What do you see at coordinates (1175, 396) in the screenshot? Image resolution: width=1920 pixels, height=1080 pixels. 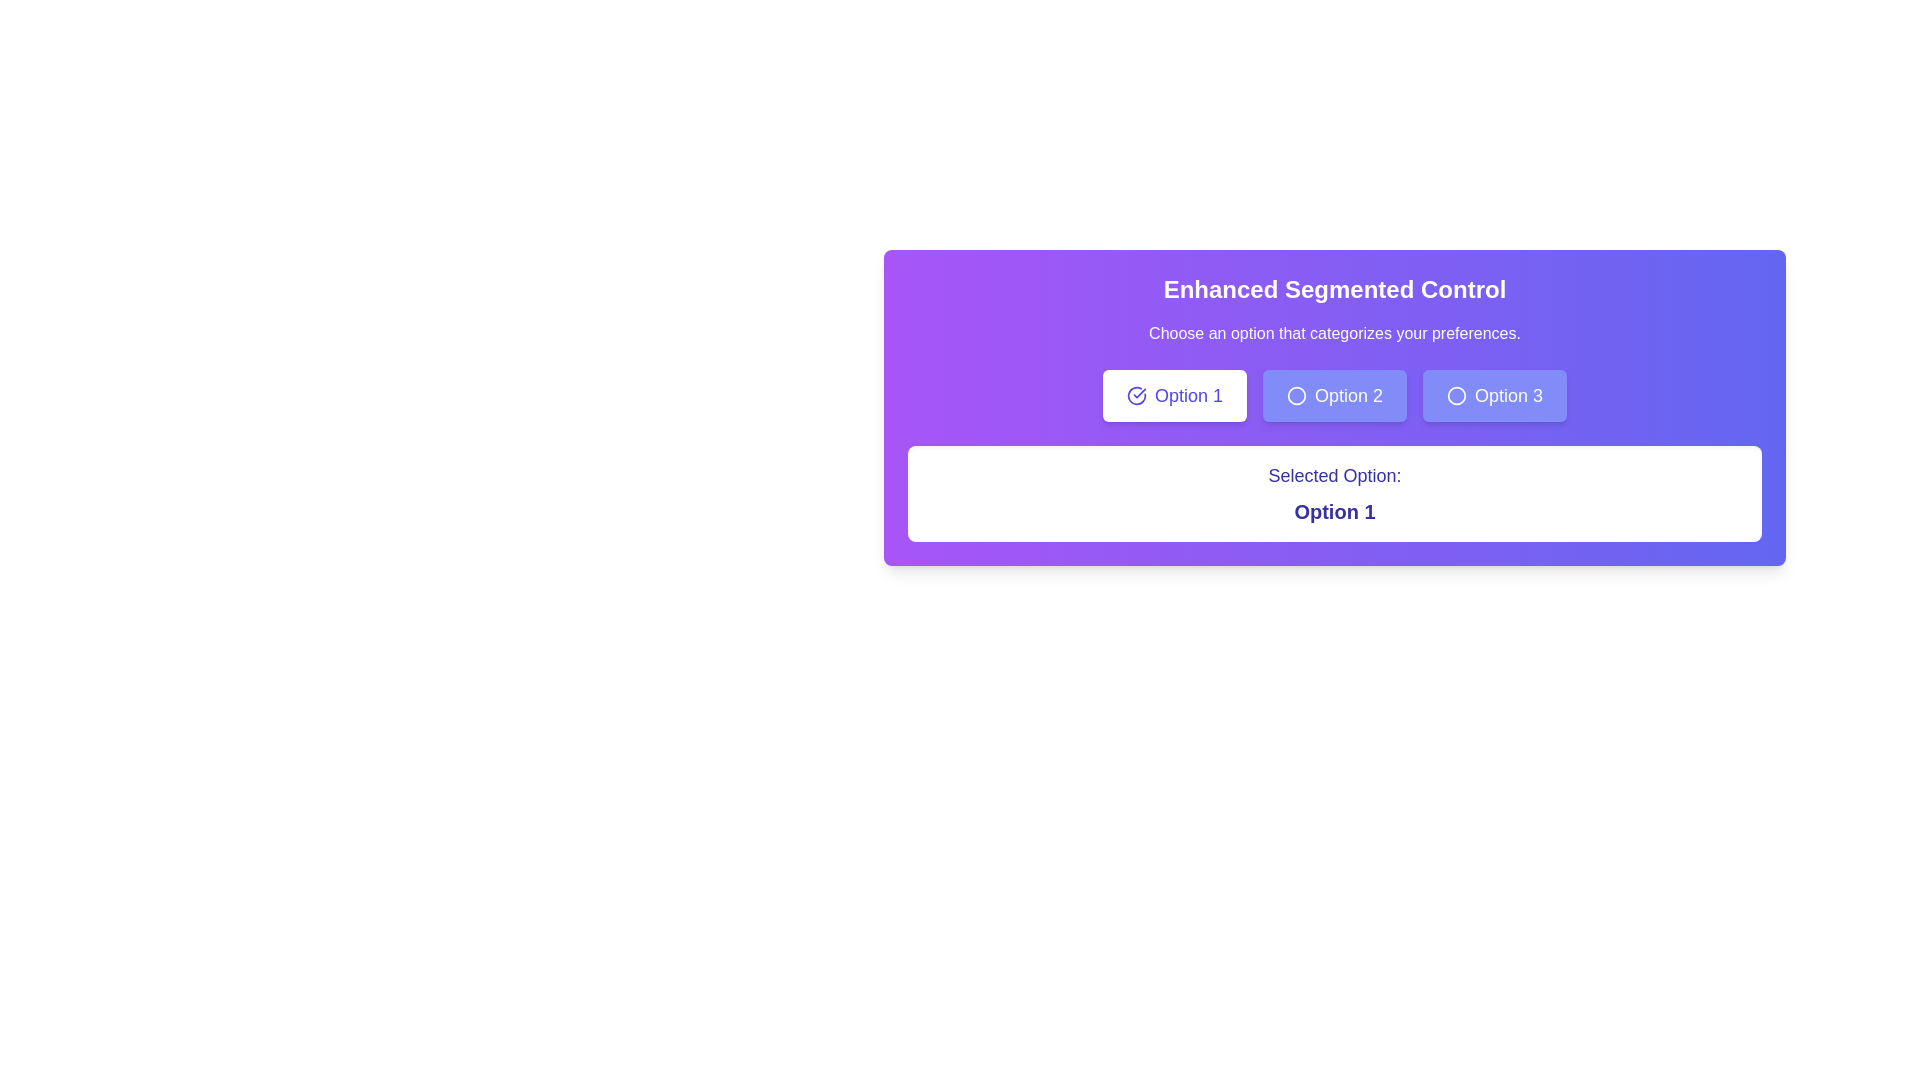 I see `the first button in the segmented control labeled 'Option 1'` at bounding box center [1175, 396].